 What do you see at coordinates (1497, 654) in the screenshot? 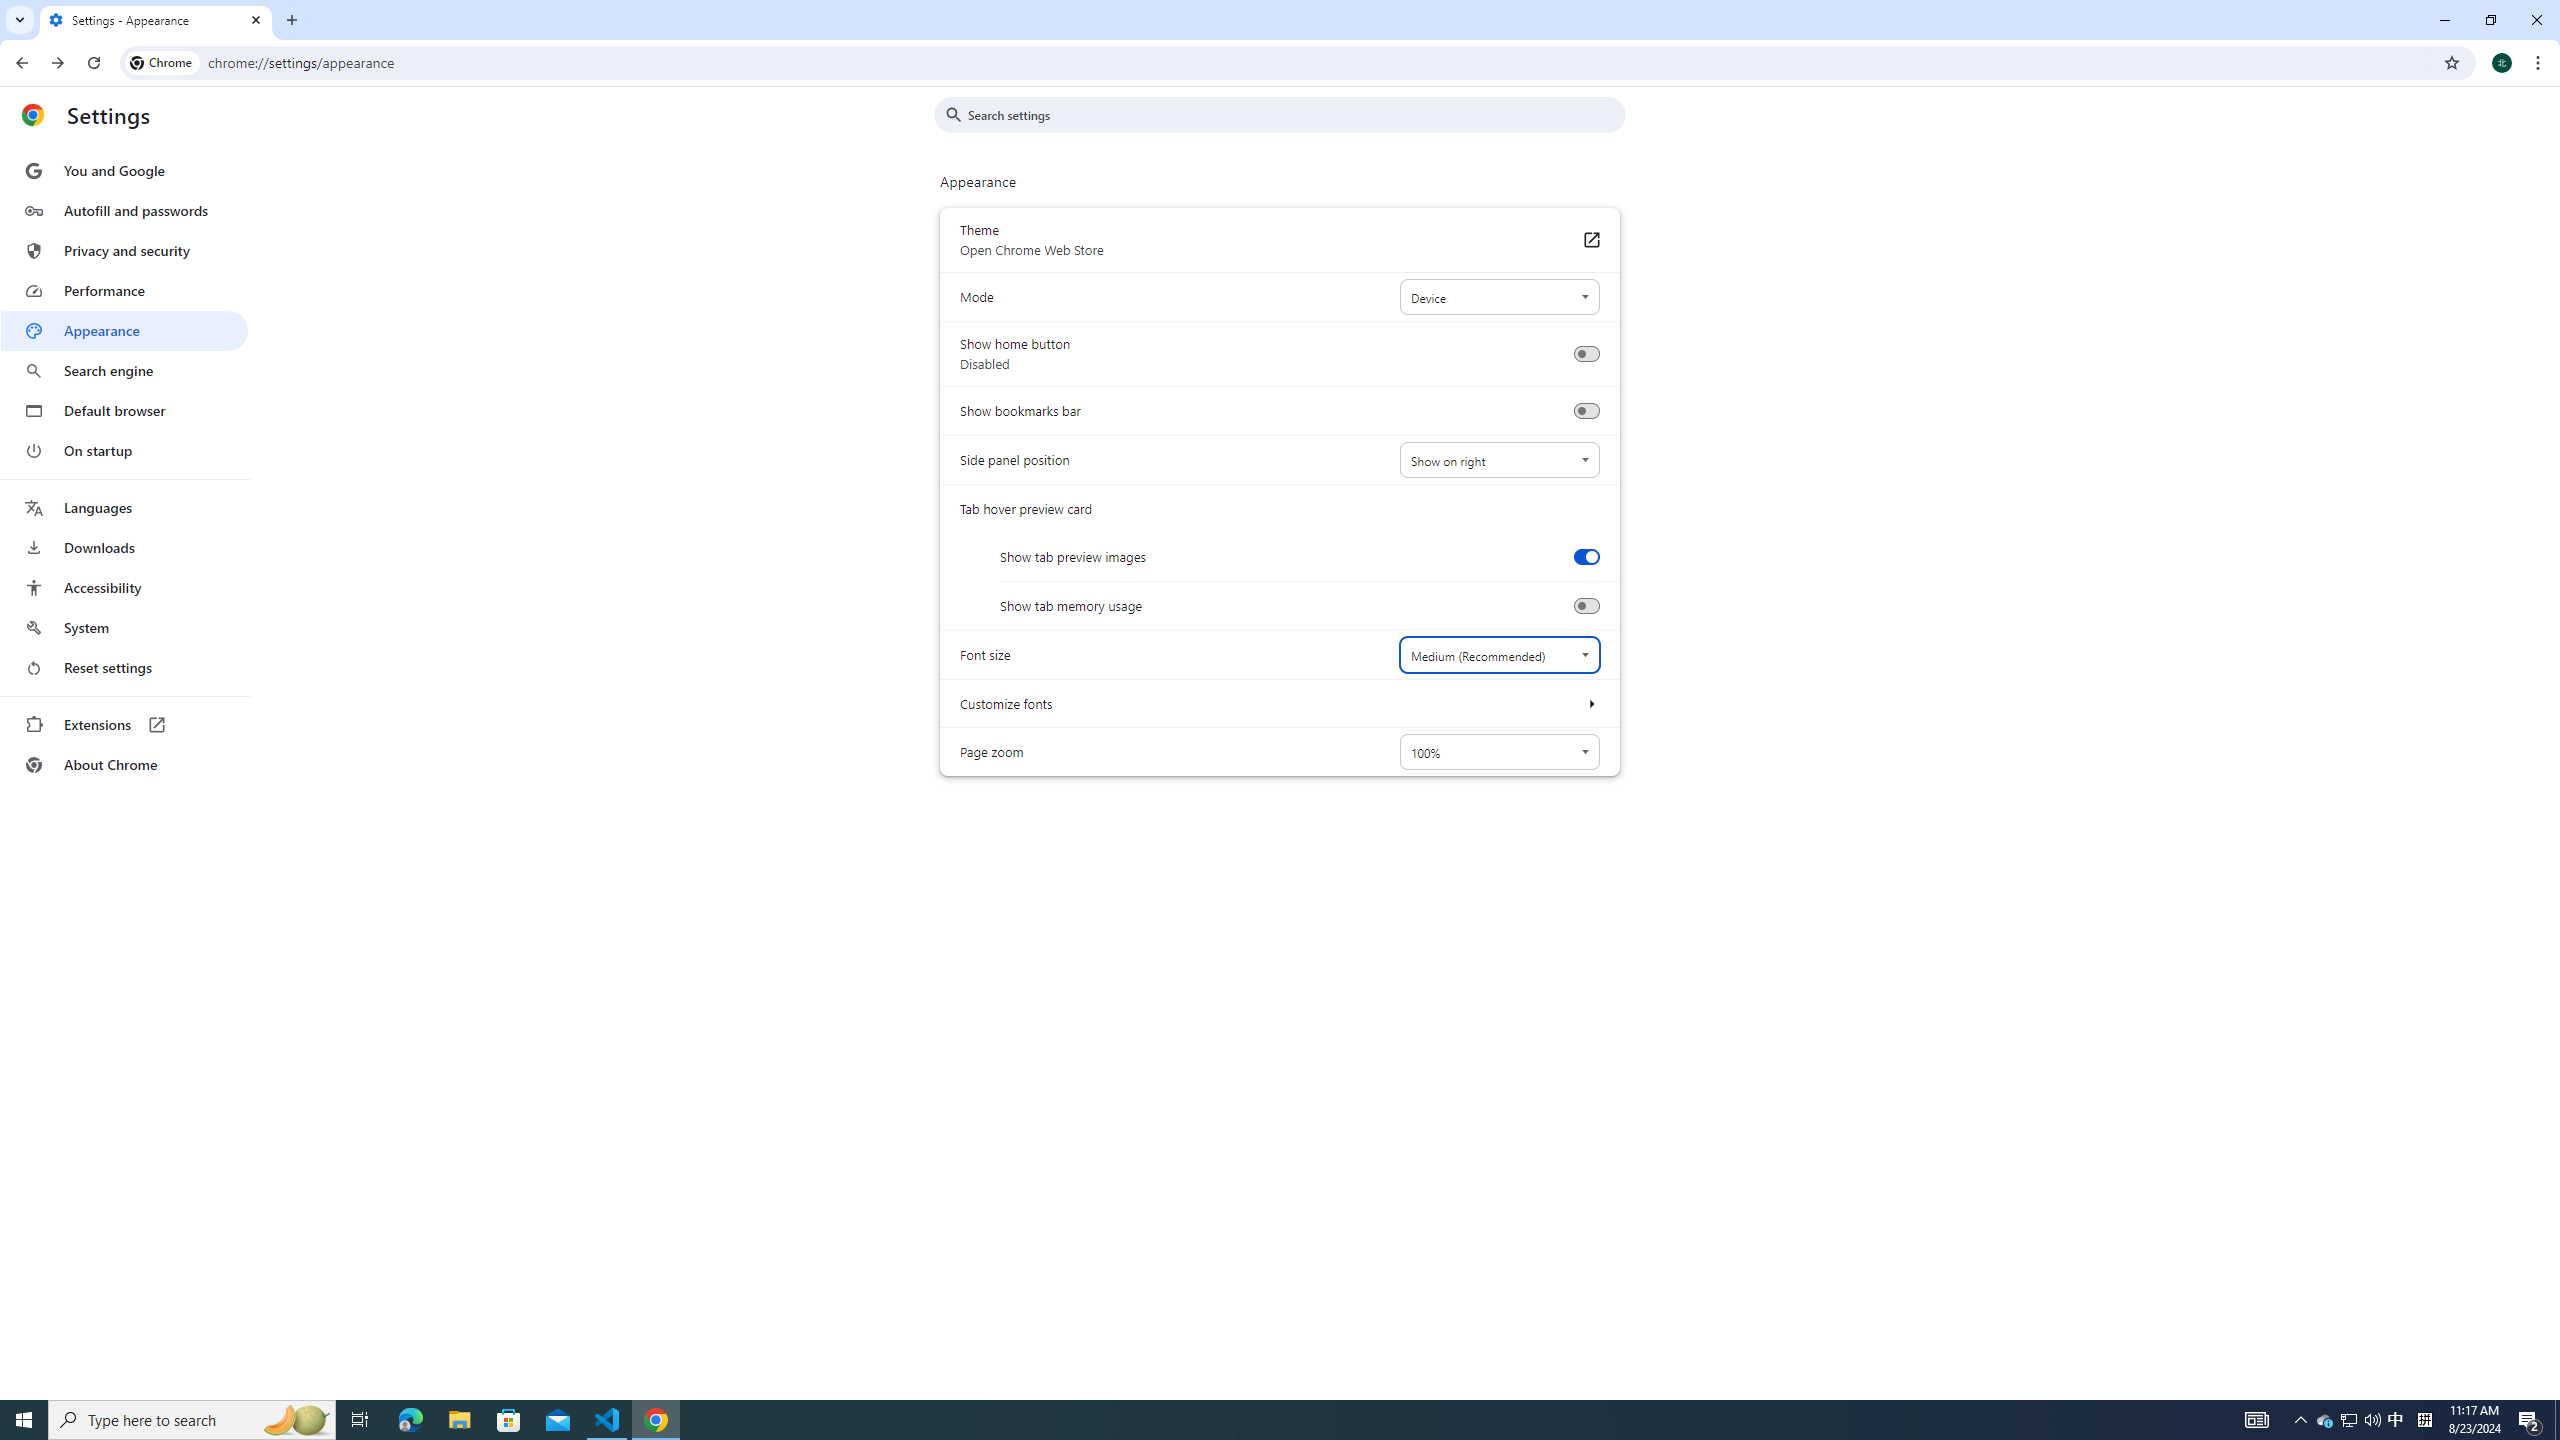
I see `'Font size'` at bounding box center [1497, 654].